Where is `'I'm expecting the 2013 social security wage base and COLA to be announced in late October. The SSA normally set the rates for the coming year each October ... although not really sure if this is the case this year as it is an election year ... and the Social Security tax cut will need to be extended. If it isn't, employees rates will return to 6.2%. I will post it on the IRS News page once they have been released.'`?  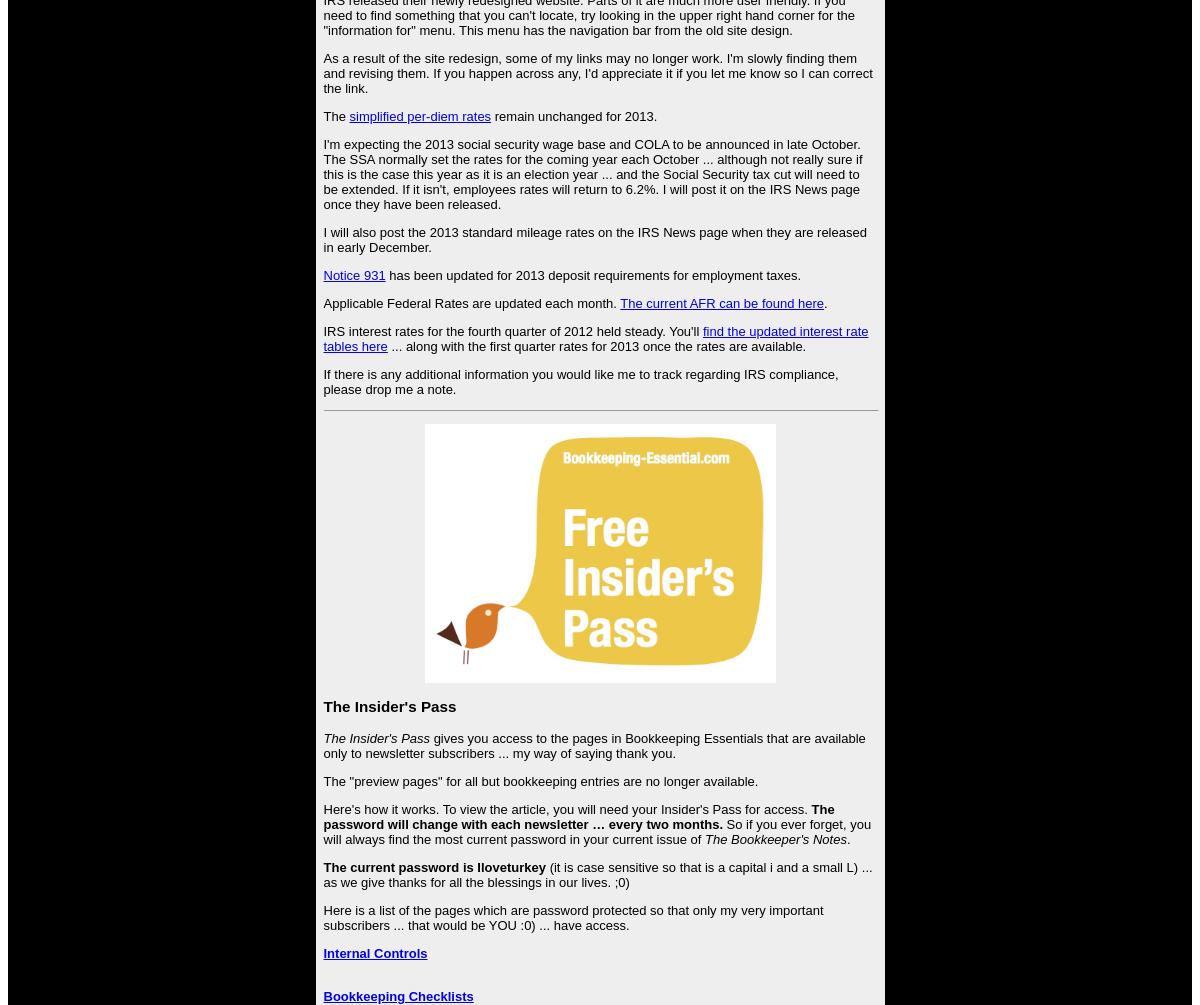
'I'm expecting the 2013 social security wage base and COLA to be announced in late October. The SSA normally set the rates for the coming year each October ... although not really sure if this is the case this year as it is an election year ... and the Social Security tax cut will need to be extended. If it isn't, employees rates will return to 6.2%. I will post it on the IRS News page once they have been released.' is located at coordinates (591, 173).